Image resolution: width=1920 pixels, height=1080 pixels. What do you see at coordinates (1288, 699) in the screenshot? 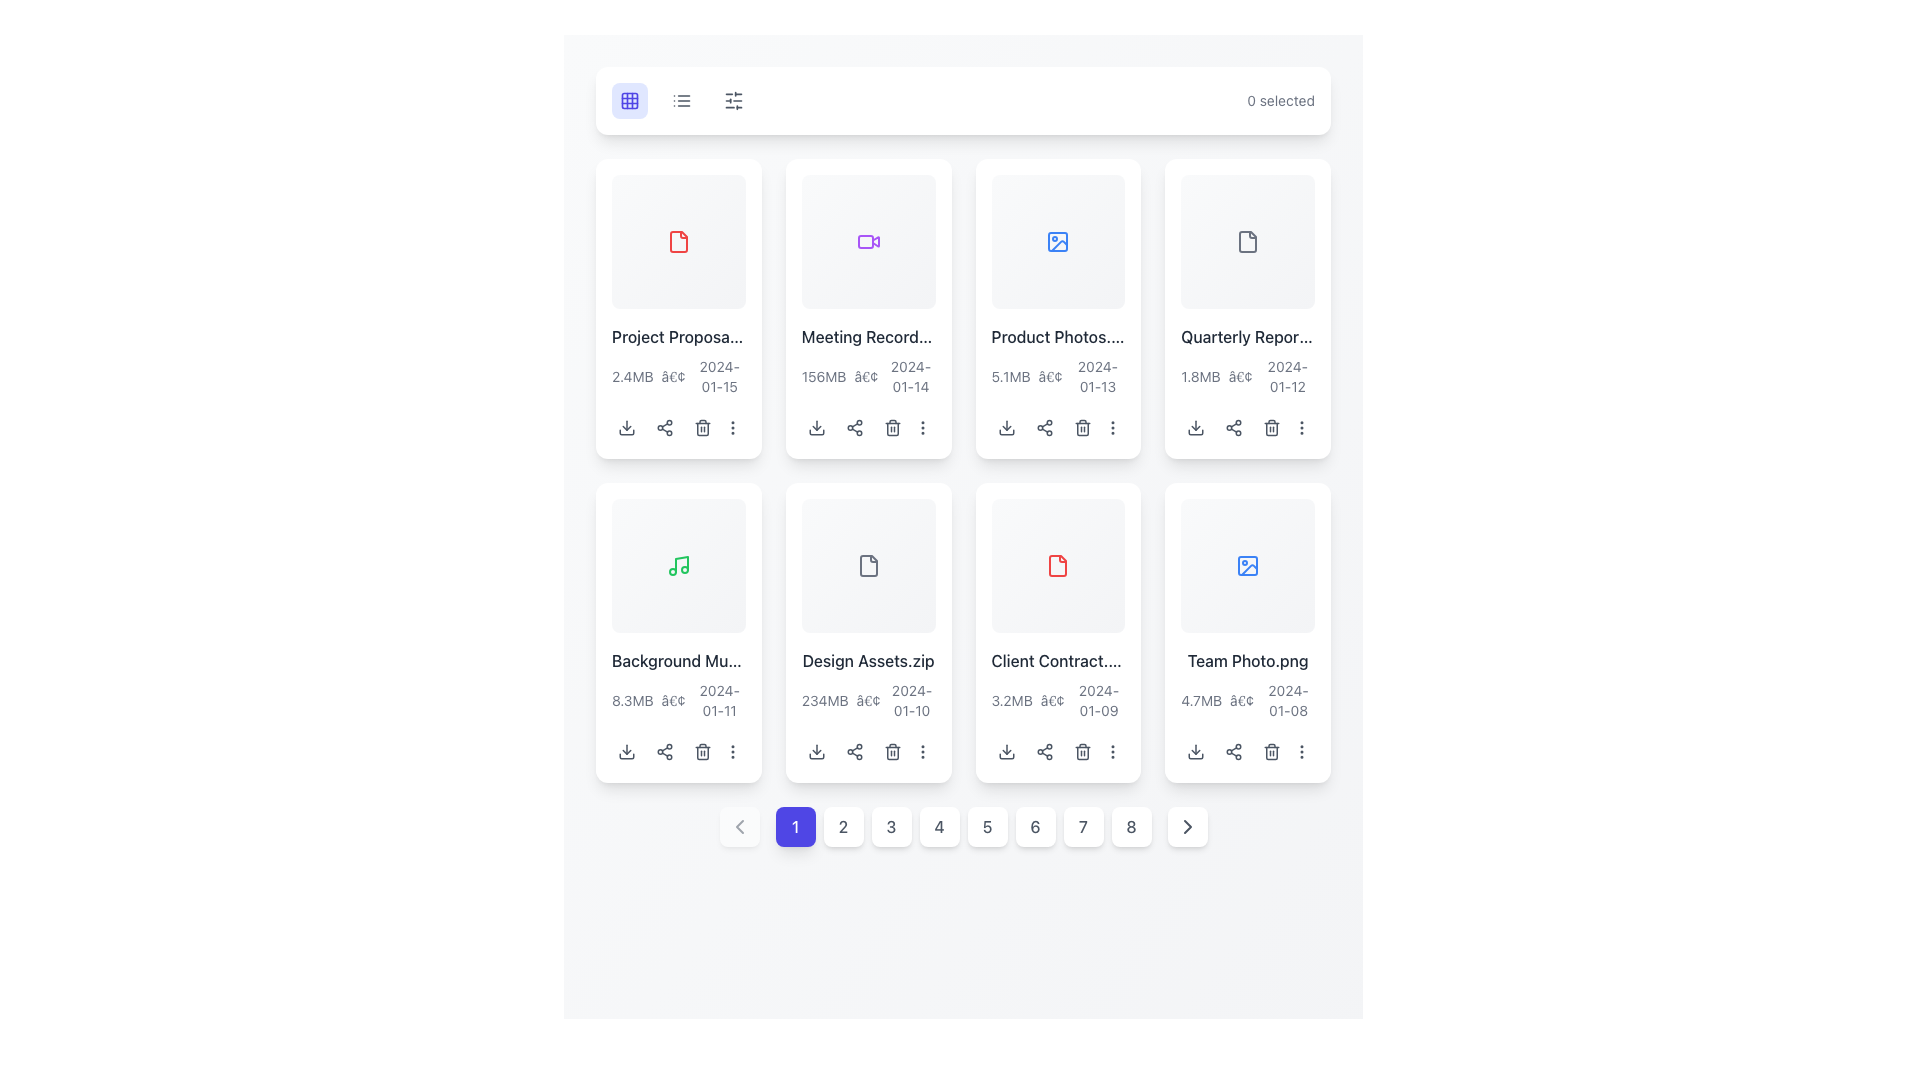
I see `the static text label displaying the date associated with the item 'Team Photo.png', located at the bottom-right corner of the card, following the file size and a separator symbol` at bounding box center [1288, 699].